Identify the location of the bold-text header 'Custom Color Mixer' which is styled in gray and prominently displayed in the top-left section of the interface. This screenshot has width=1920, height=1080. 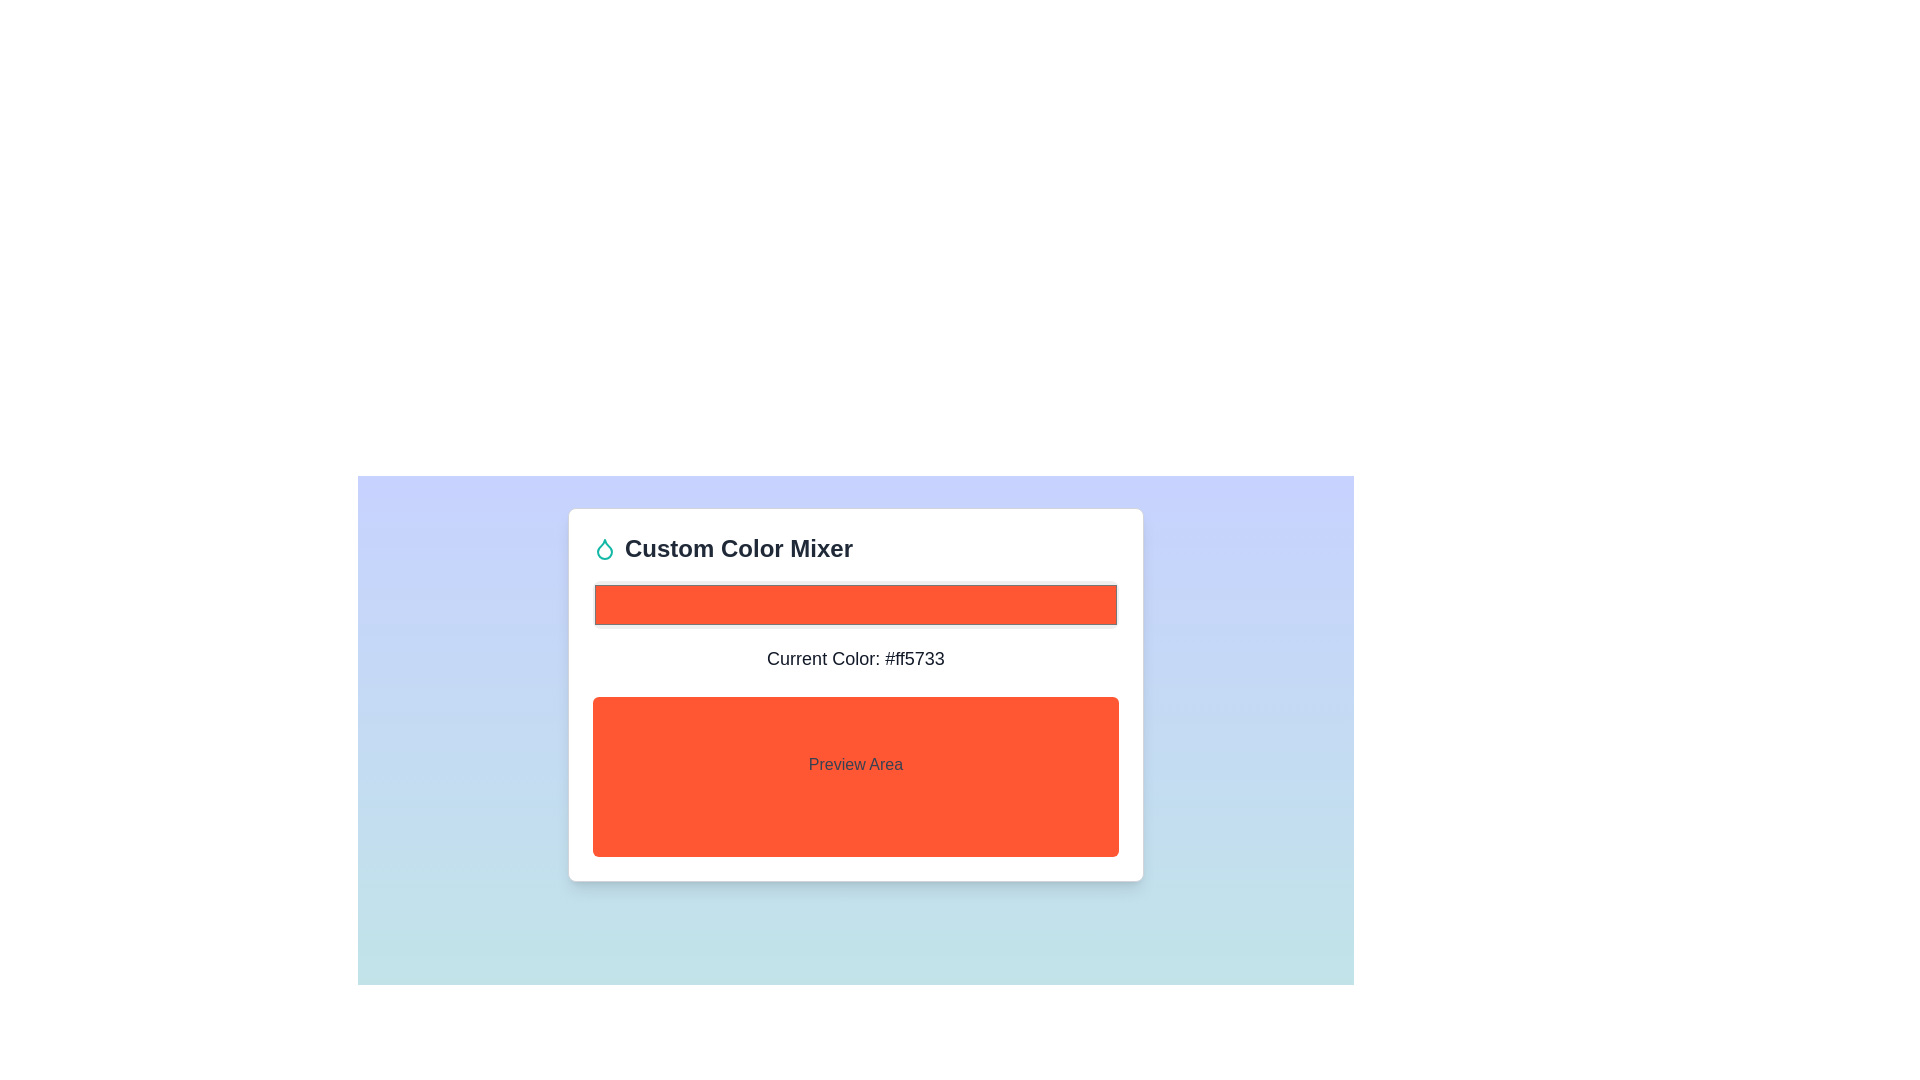
(738, 548).